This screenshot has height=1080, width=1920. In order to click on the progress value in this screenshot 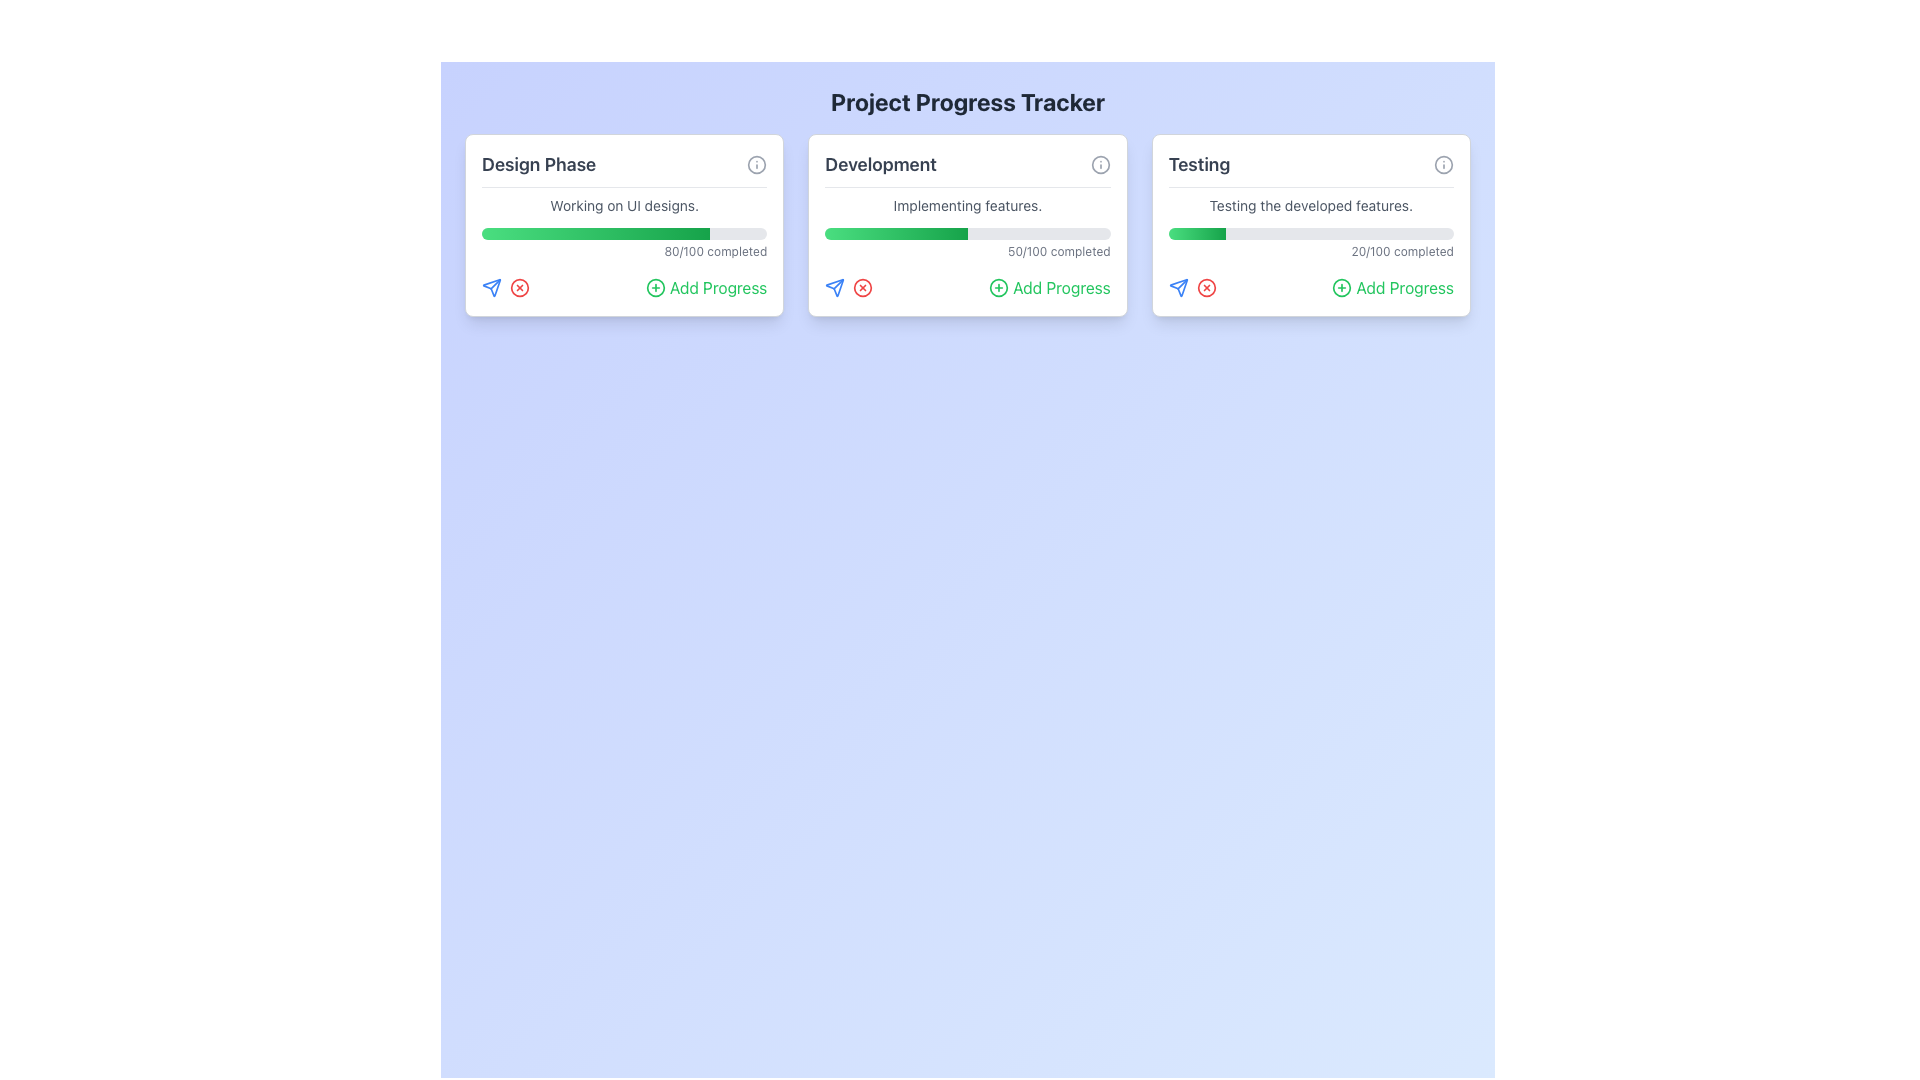, I will do `click(1214, 233)`.